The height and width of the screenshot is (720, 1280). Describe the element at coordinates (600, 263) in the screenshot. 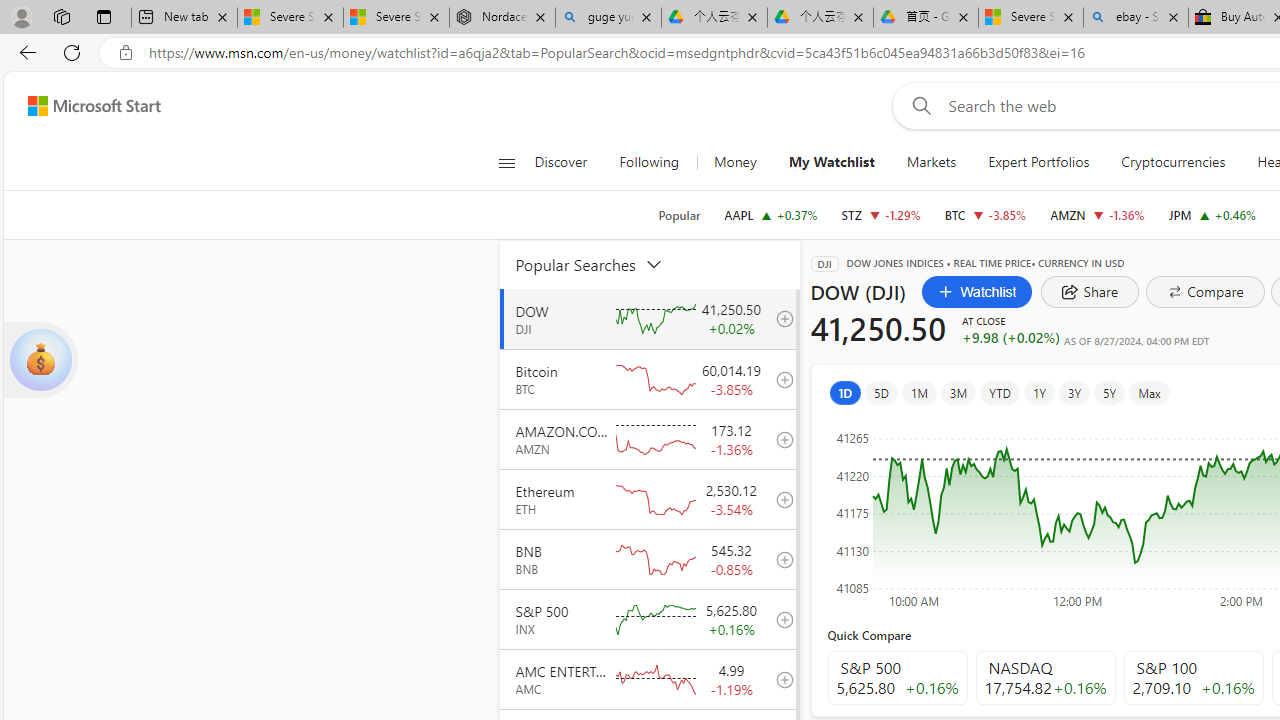

I see `'Popular Searches'` at that location.